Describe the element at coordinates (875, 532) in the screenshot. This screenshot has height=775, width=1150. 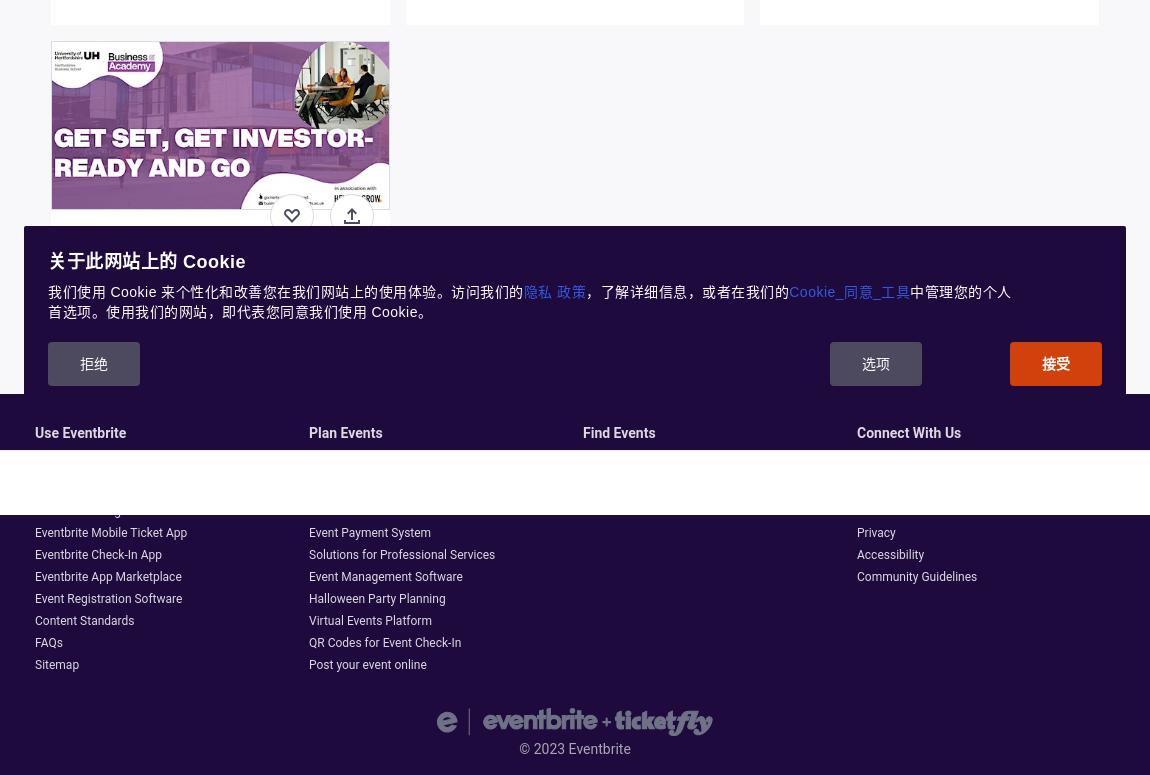
I see `'Privacy'` at that location.